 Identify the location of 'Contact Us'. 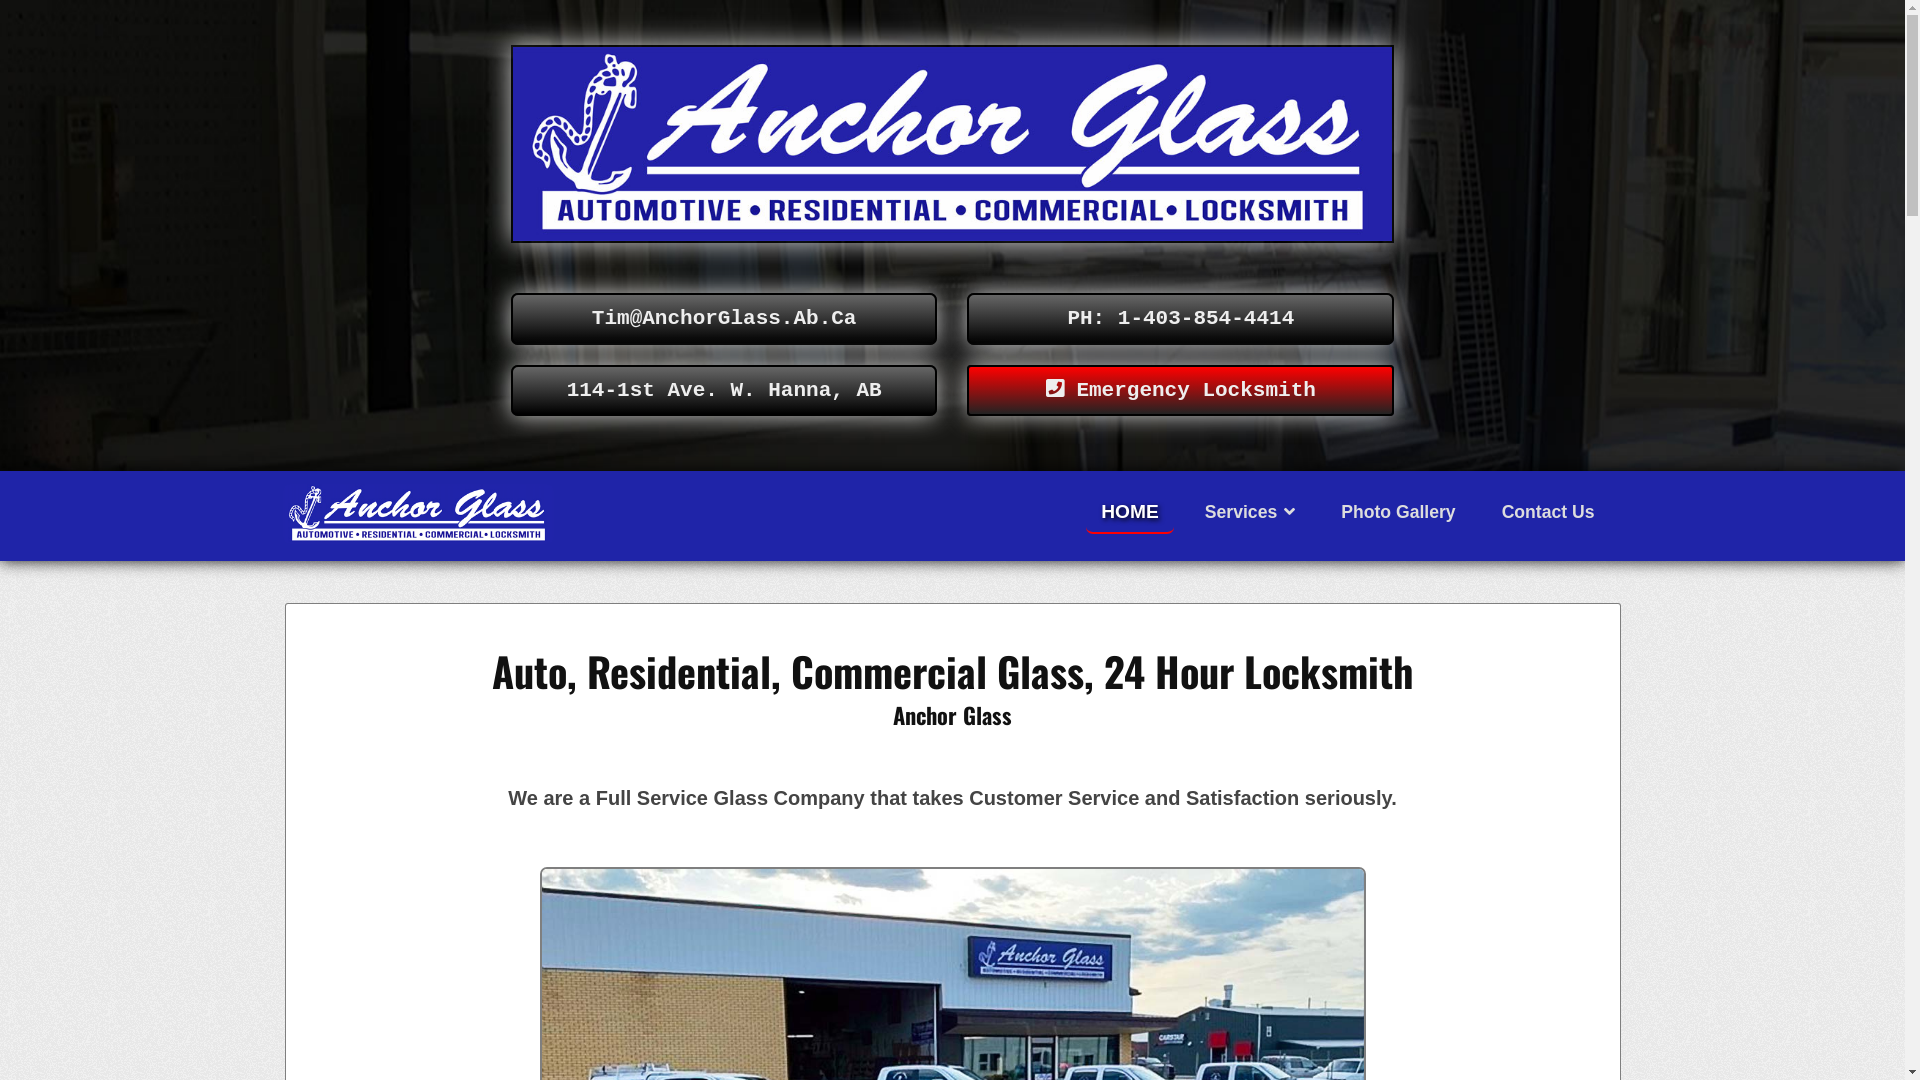
(1547, 511).